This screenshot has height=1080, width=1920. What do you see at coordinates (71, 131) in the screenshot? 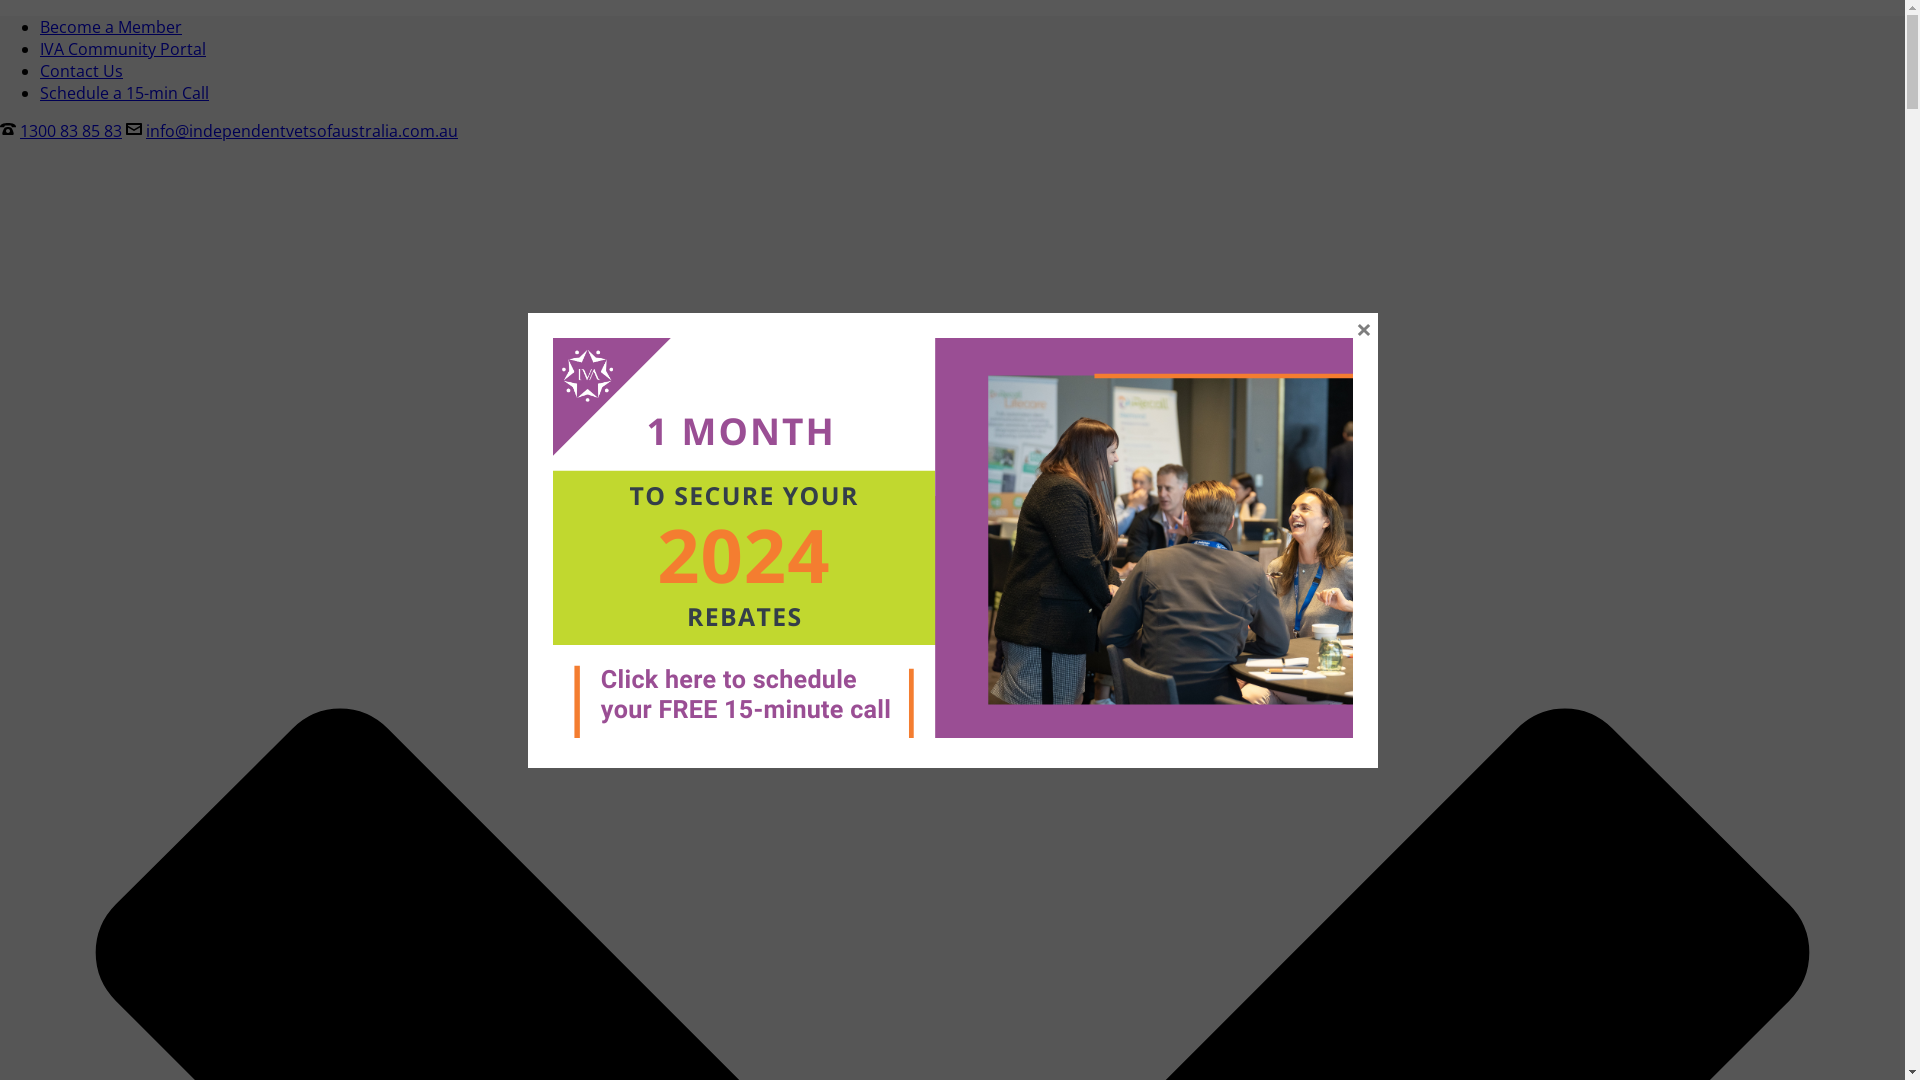
I see `'1300 83 85 83'` at bounding box center [71, 131].